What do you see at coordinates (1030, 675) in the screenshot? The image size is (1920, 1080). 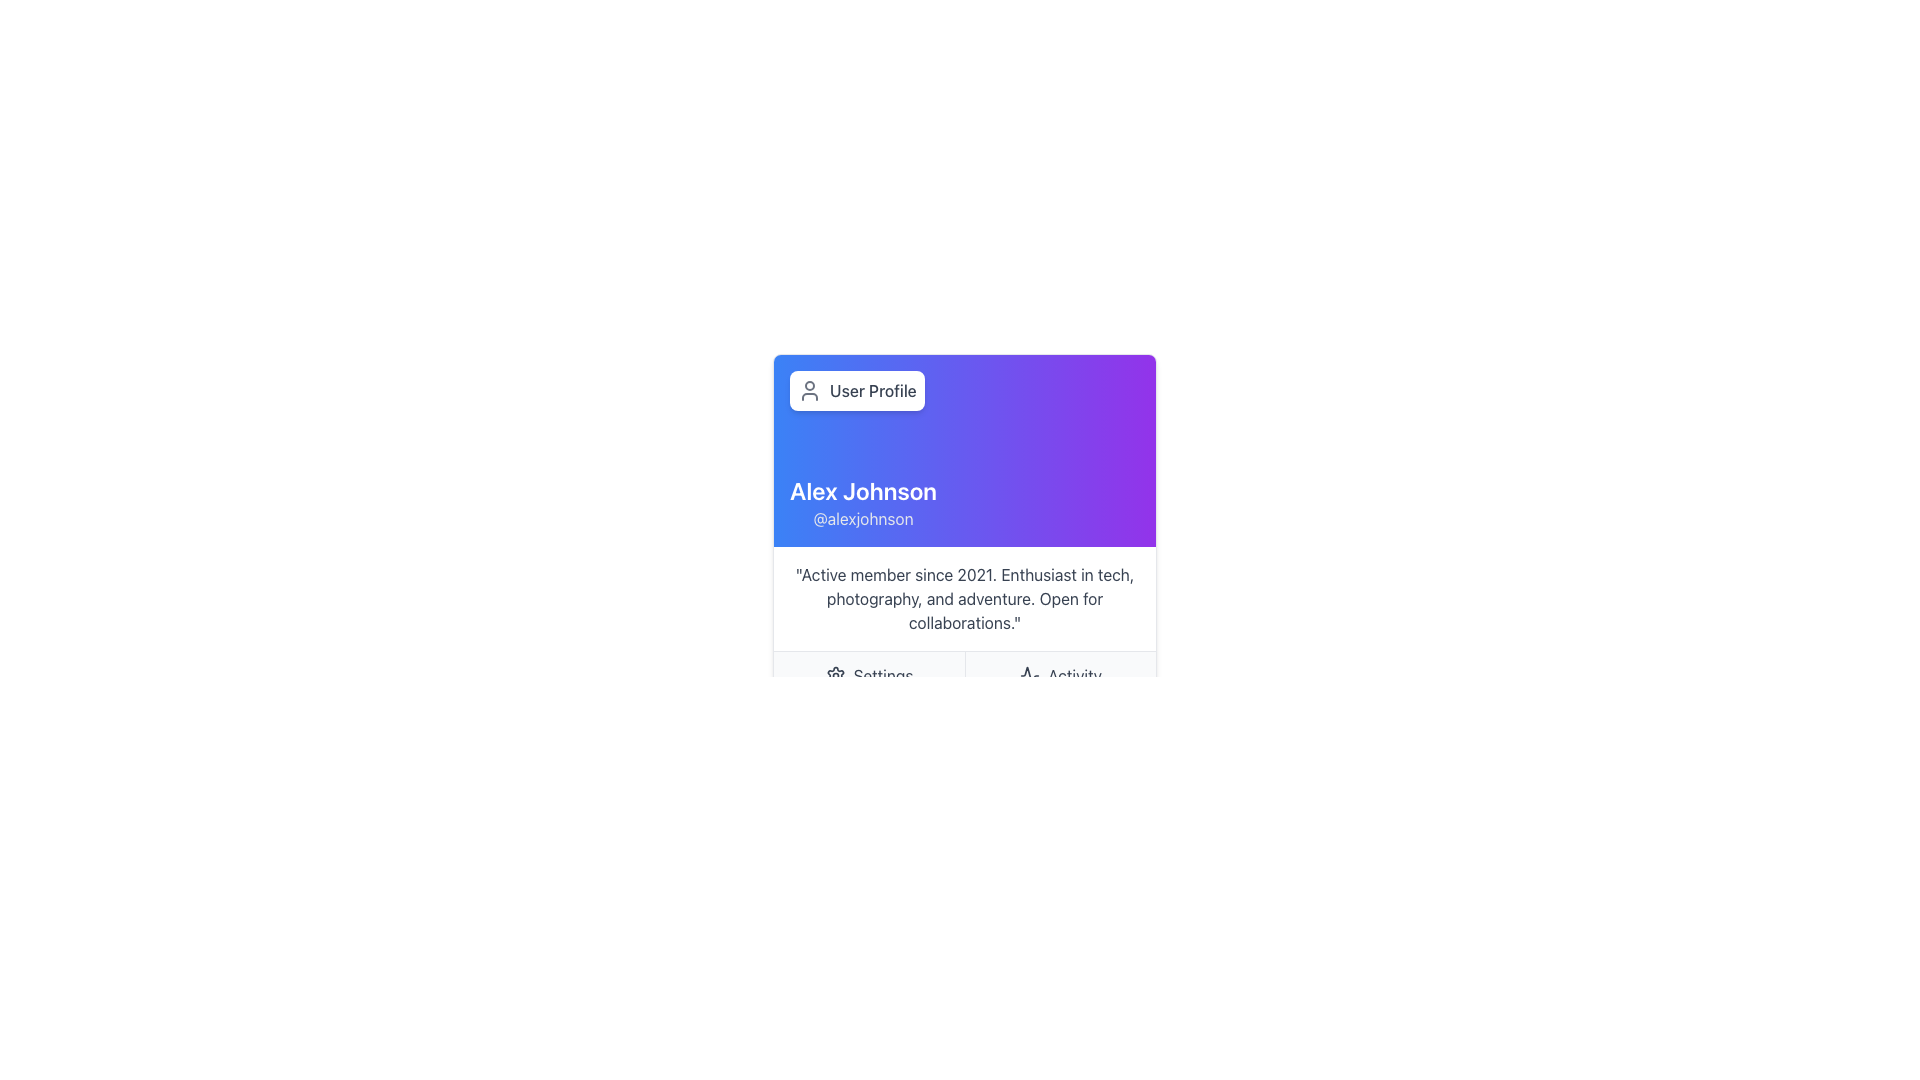 I see `the appearance of the icon resembling a stylized graph or activity waveform, located to the left of the 'Activity' text in a menu item` at bounding box center [1030, 675].